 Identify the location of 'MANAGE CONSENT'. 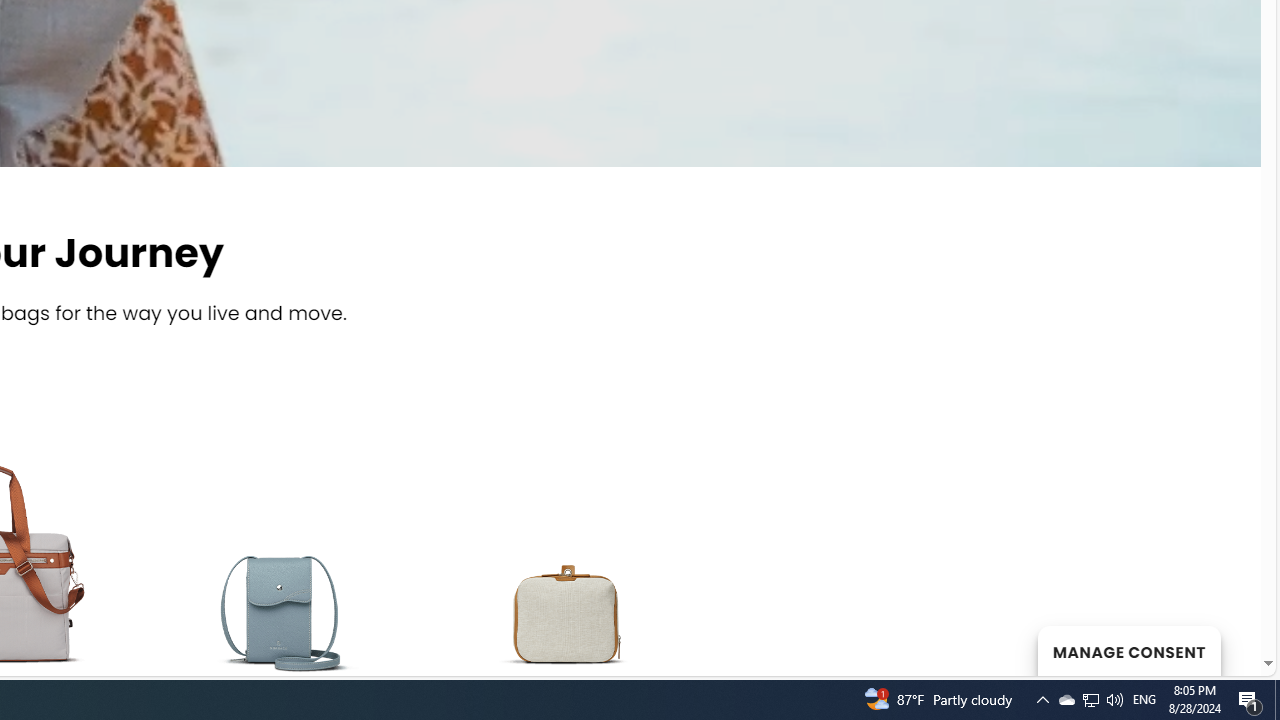
(1128, 650).